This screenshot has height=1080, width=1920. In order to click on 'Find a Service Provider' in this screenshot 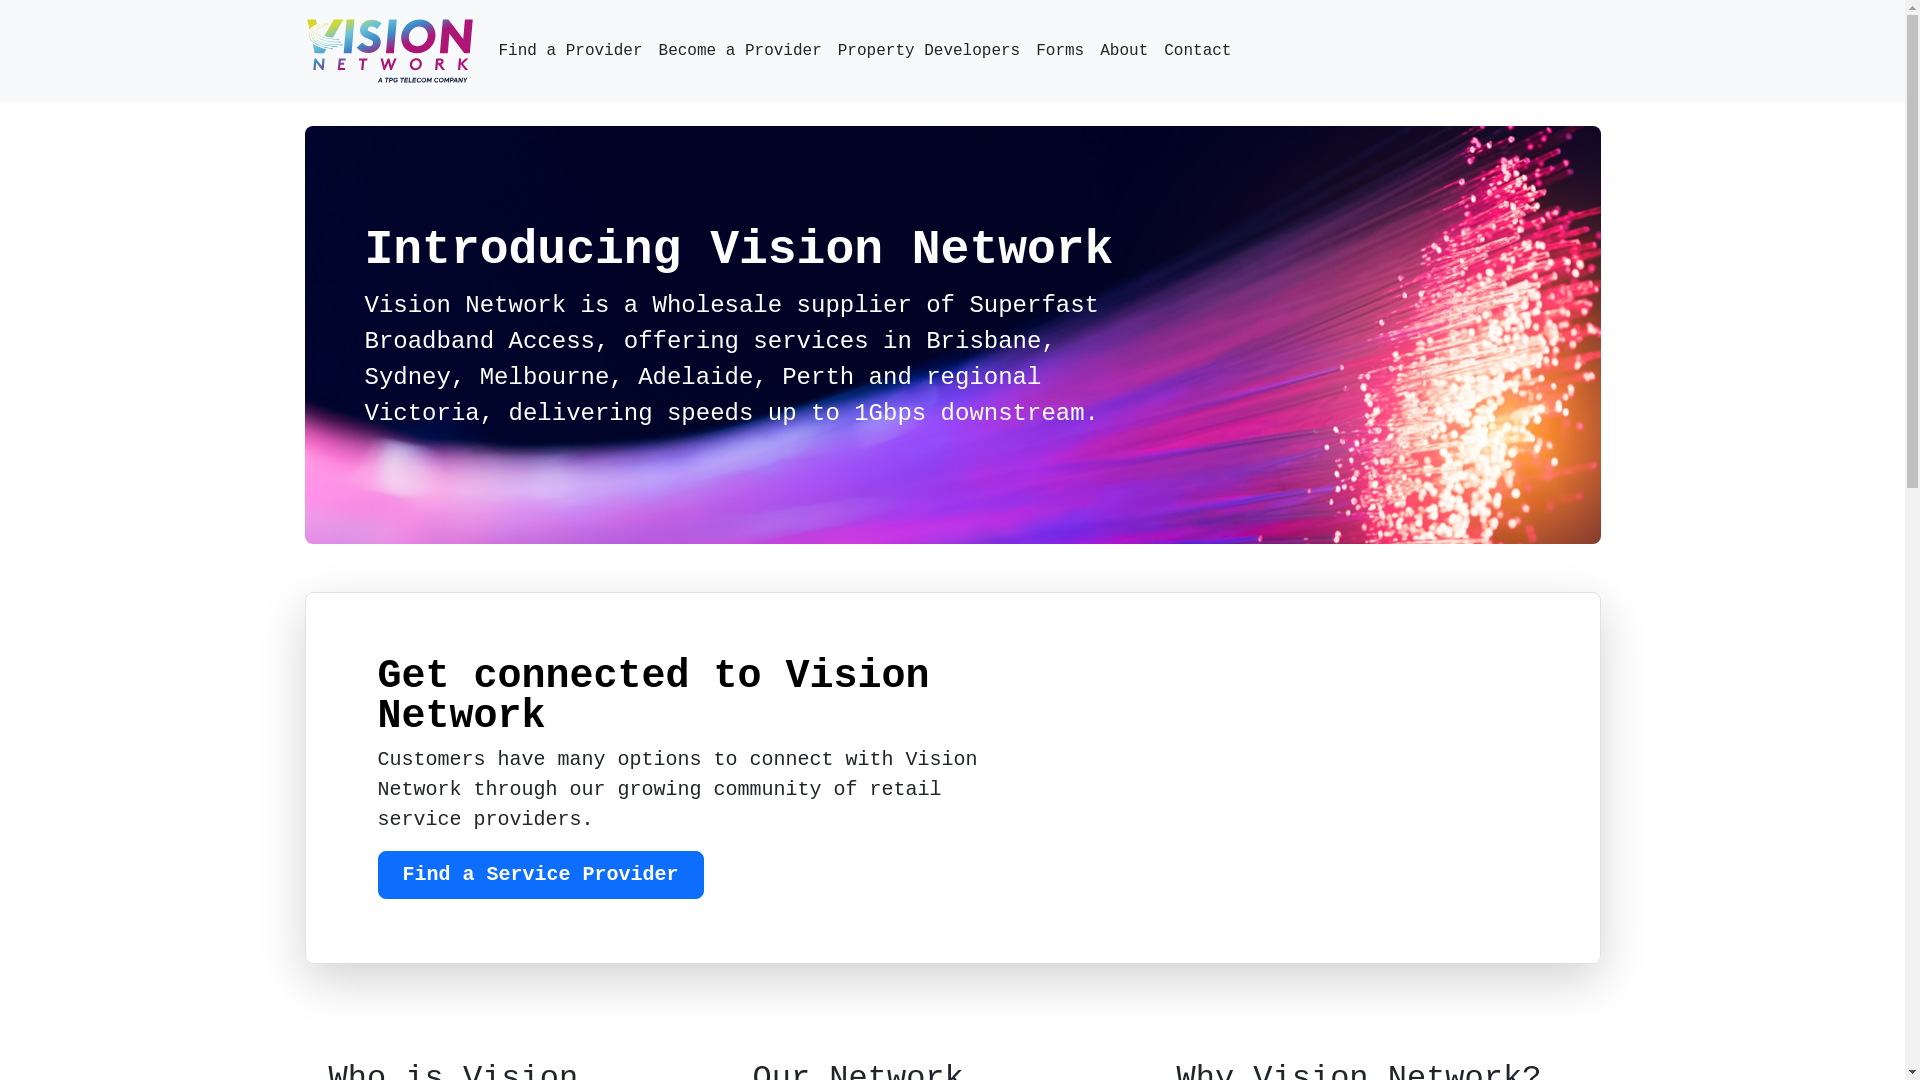, I will do `click(541, 874)`.